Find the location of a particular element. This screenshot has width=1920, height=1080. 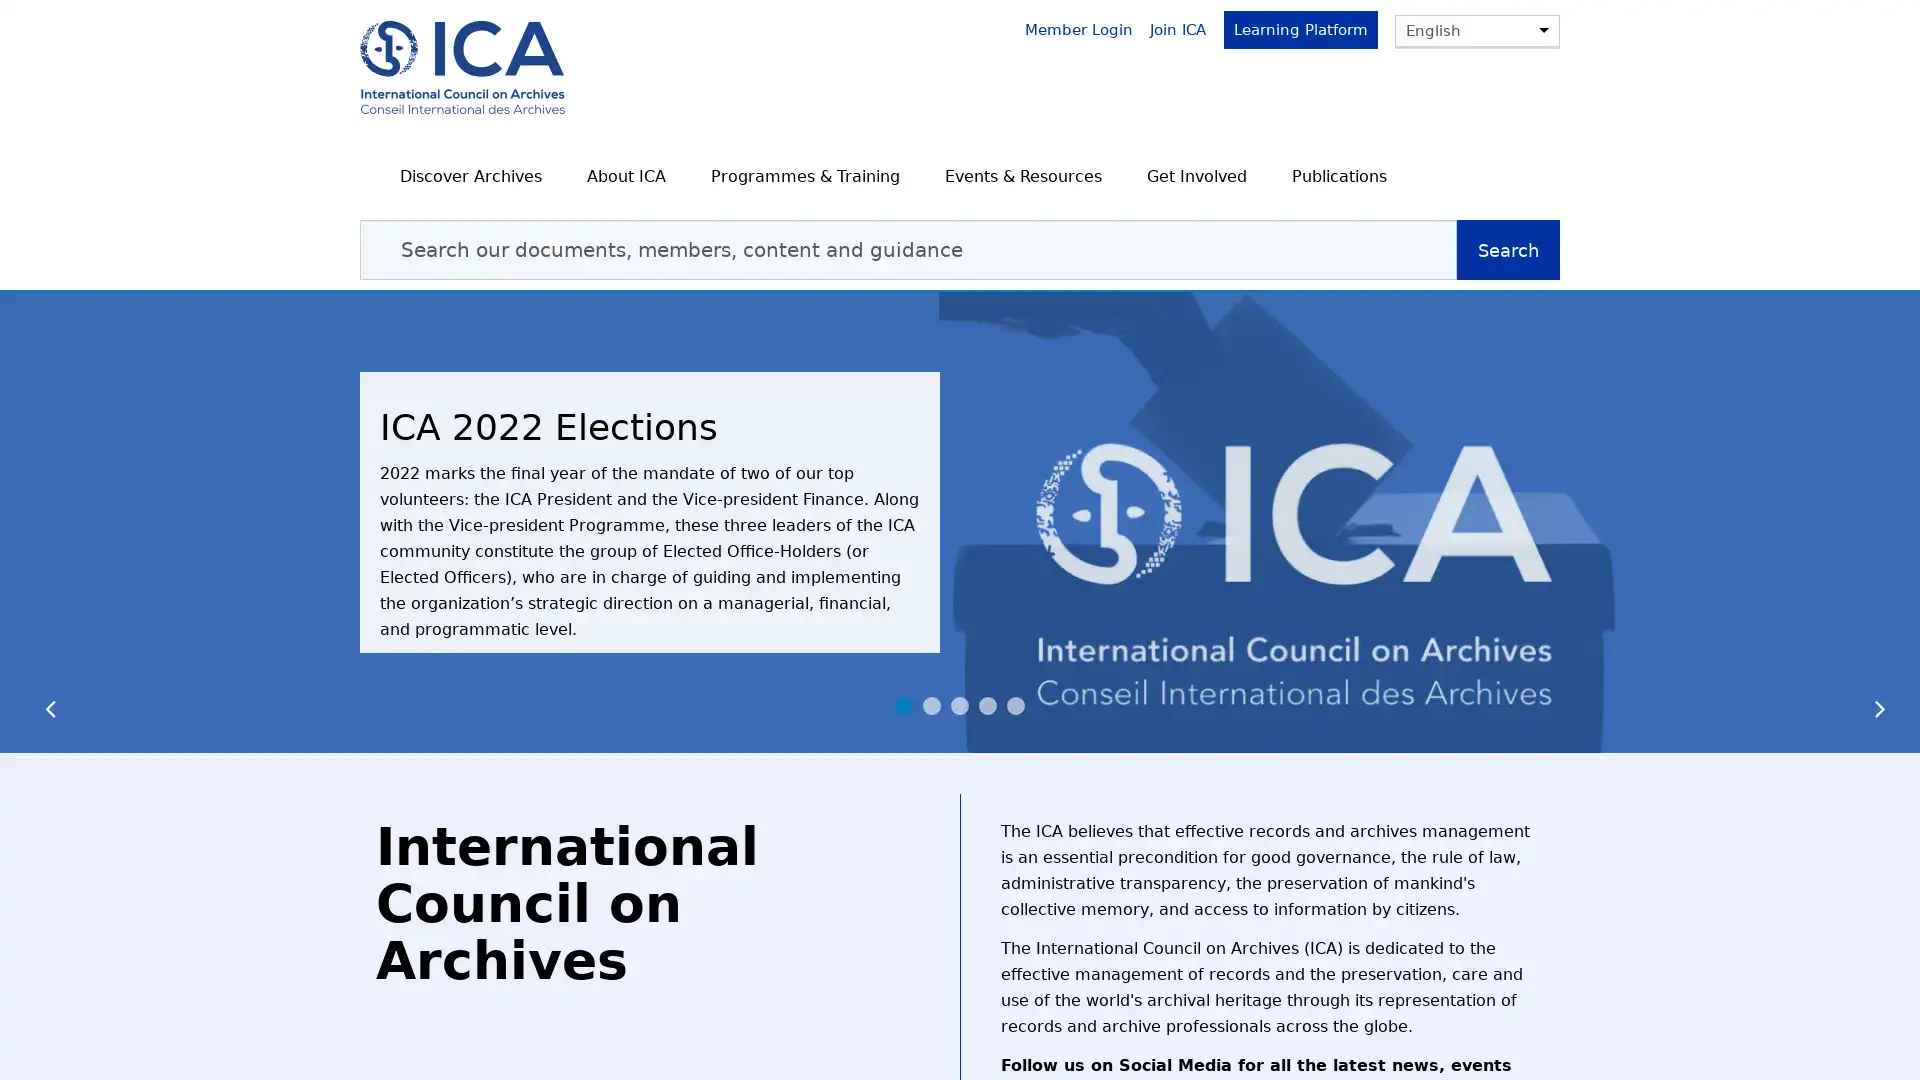

Search is located at coordinates (1508, 249).